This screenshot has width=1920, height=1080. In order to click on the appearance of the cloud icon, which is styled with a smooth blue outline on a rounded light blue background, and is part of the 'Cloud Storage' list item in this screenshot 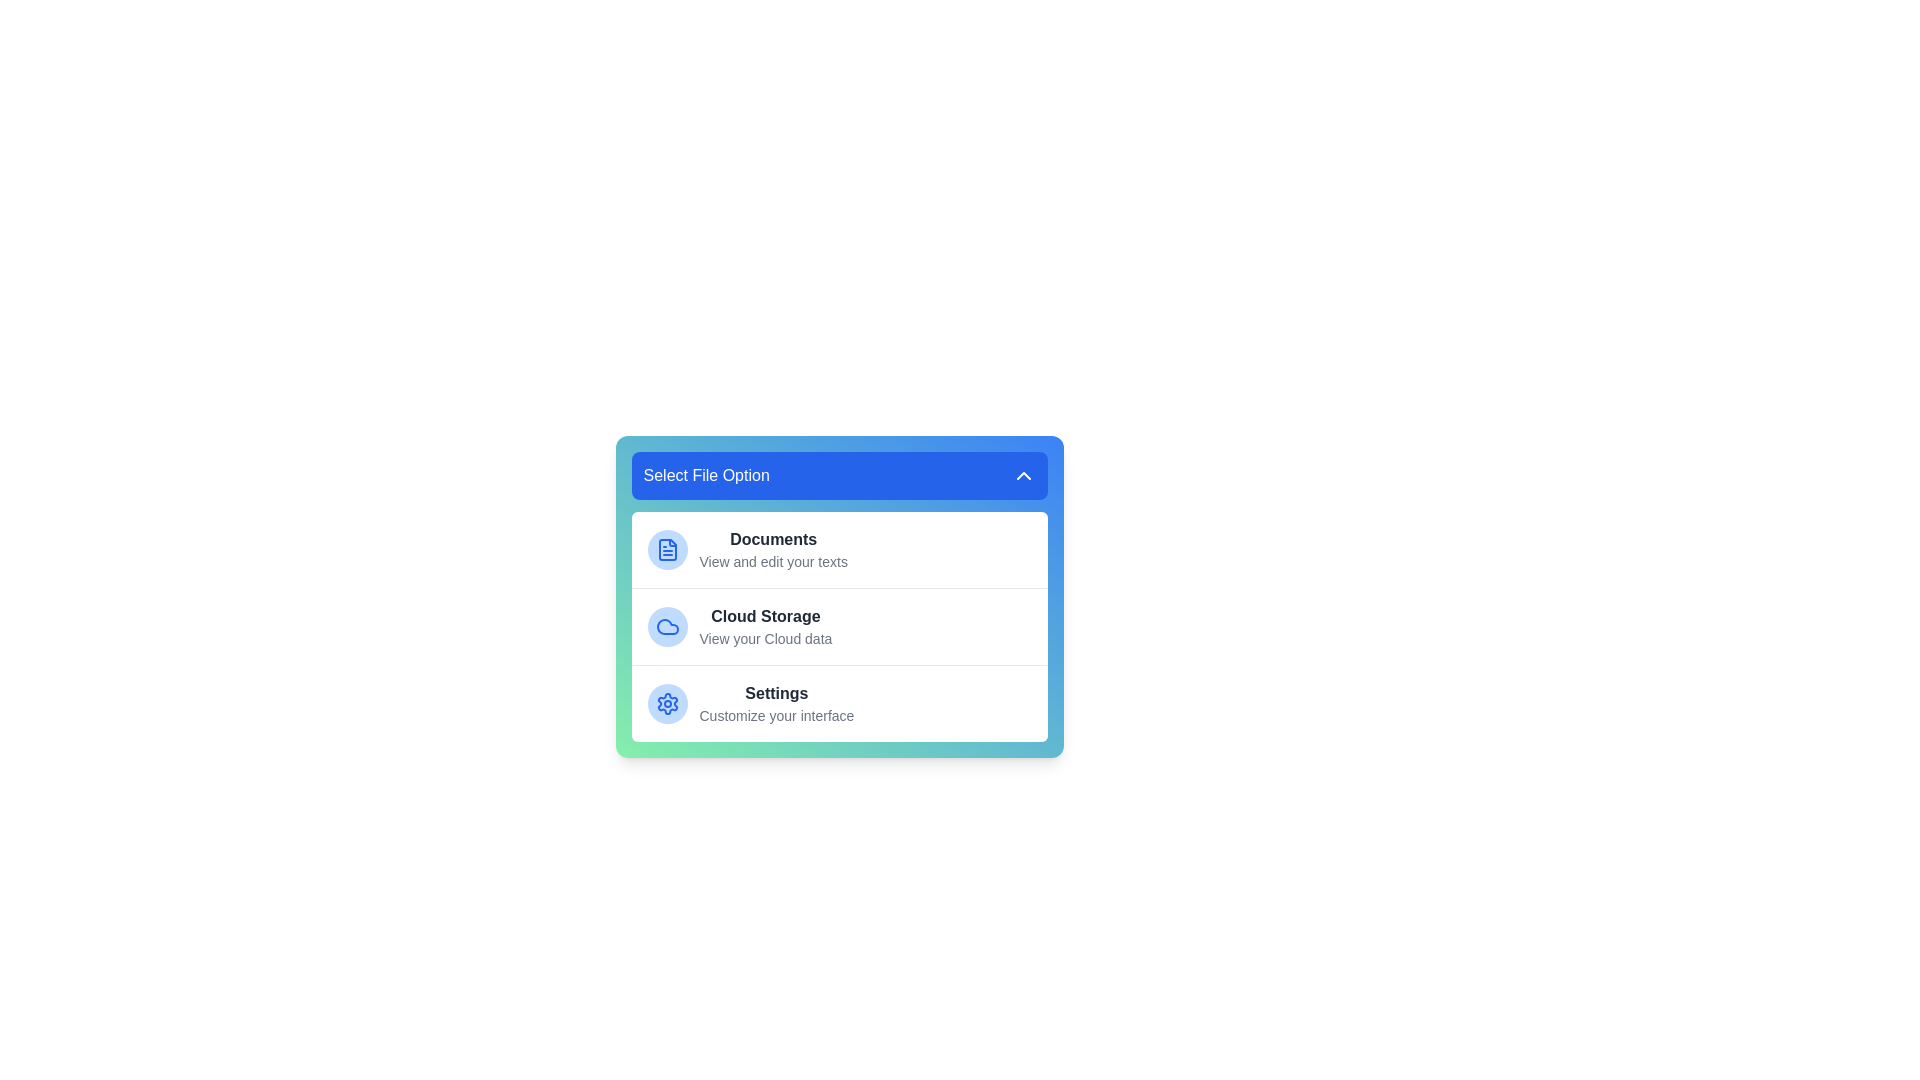, I will do `click(667, 626)`.